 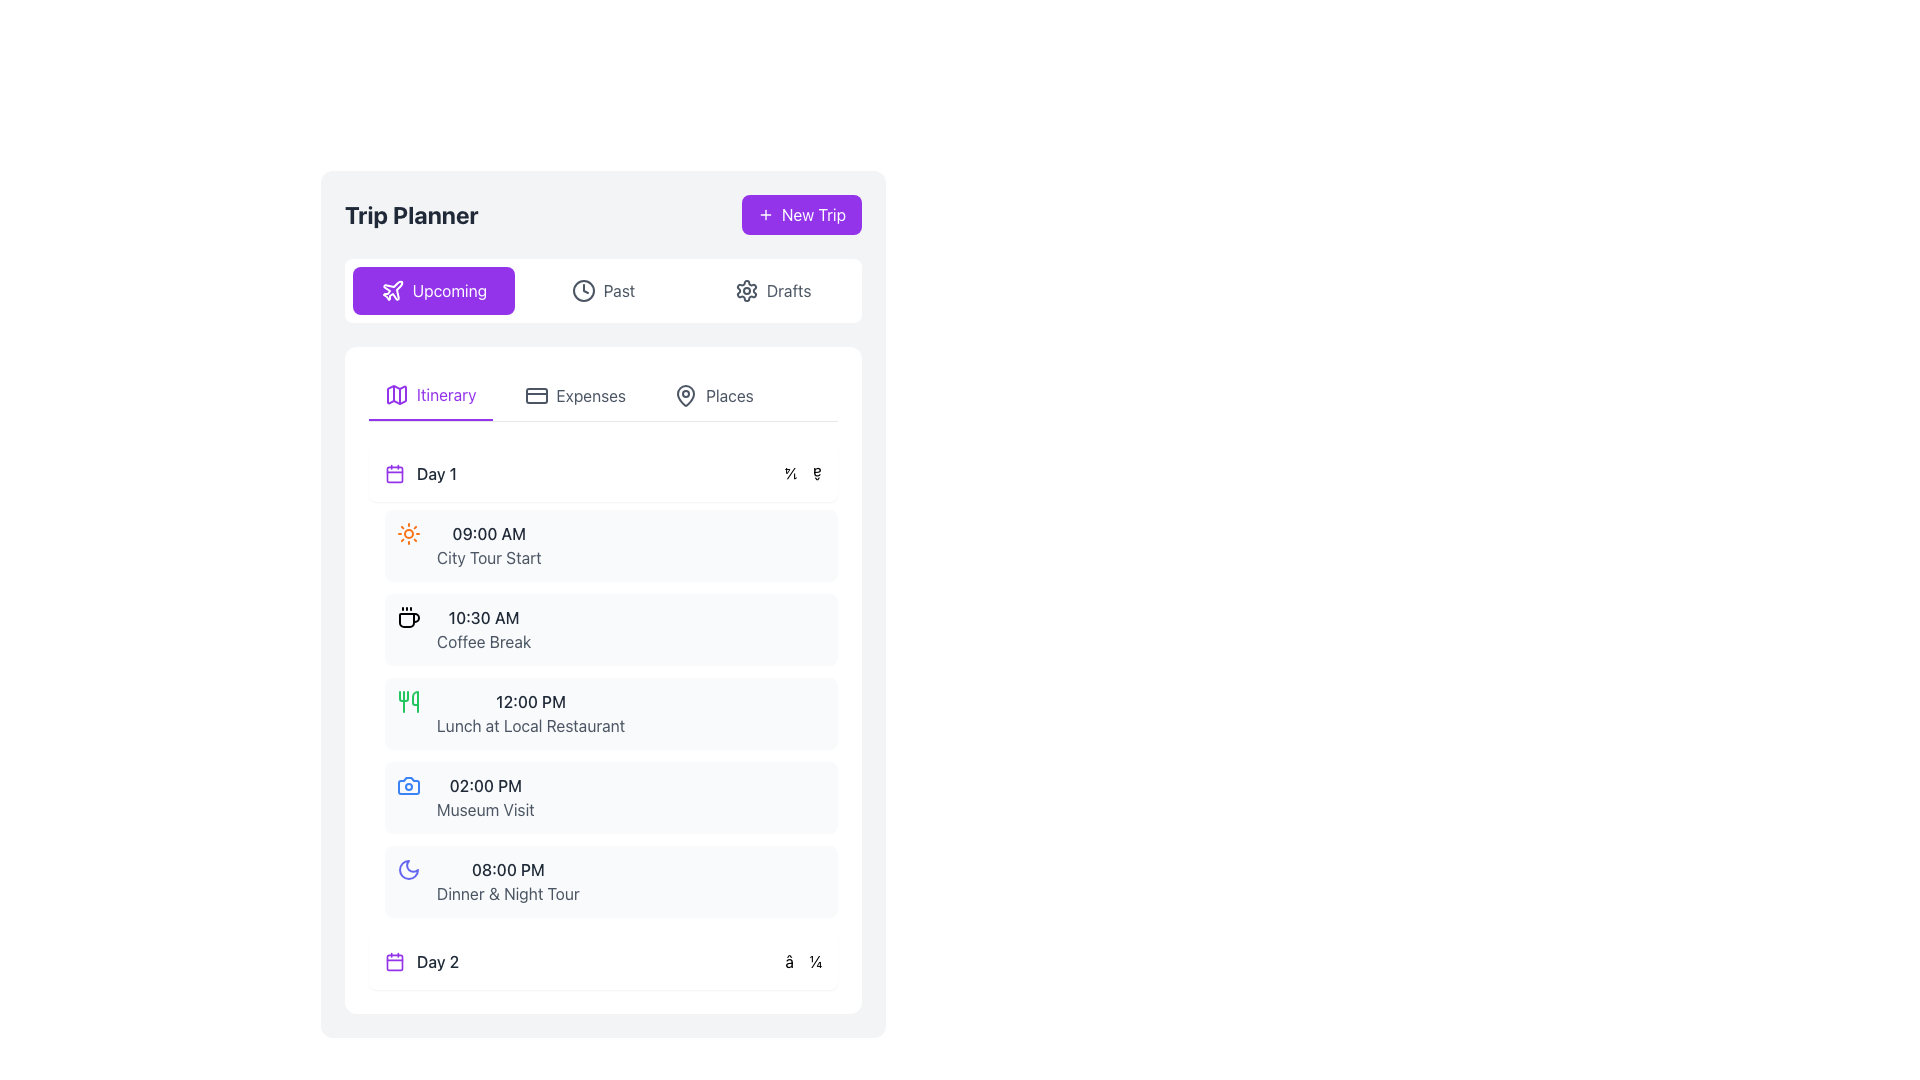 What do you see at coordinates (745, 290) in the screenshot?
I see `the gear-shaped settings icon located in the top-right corner of the application interface` at bounding box center [745, 290].